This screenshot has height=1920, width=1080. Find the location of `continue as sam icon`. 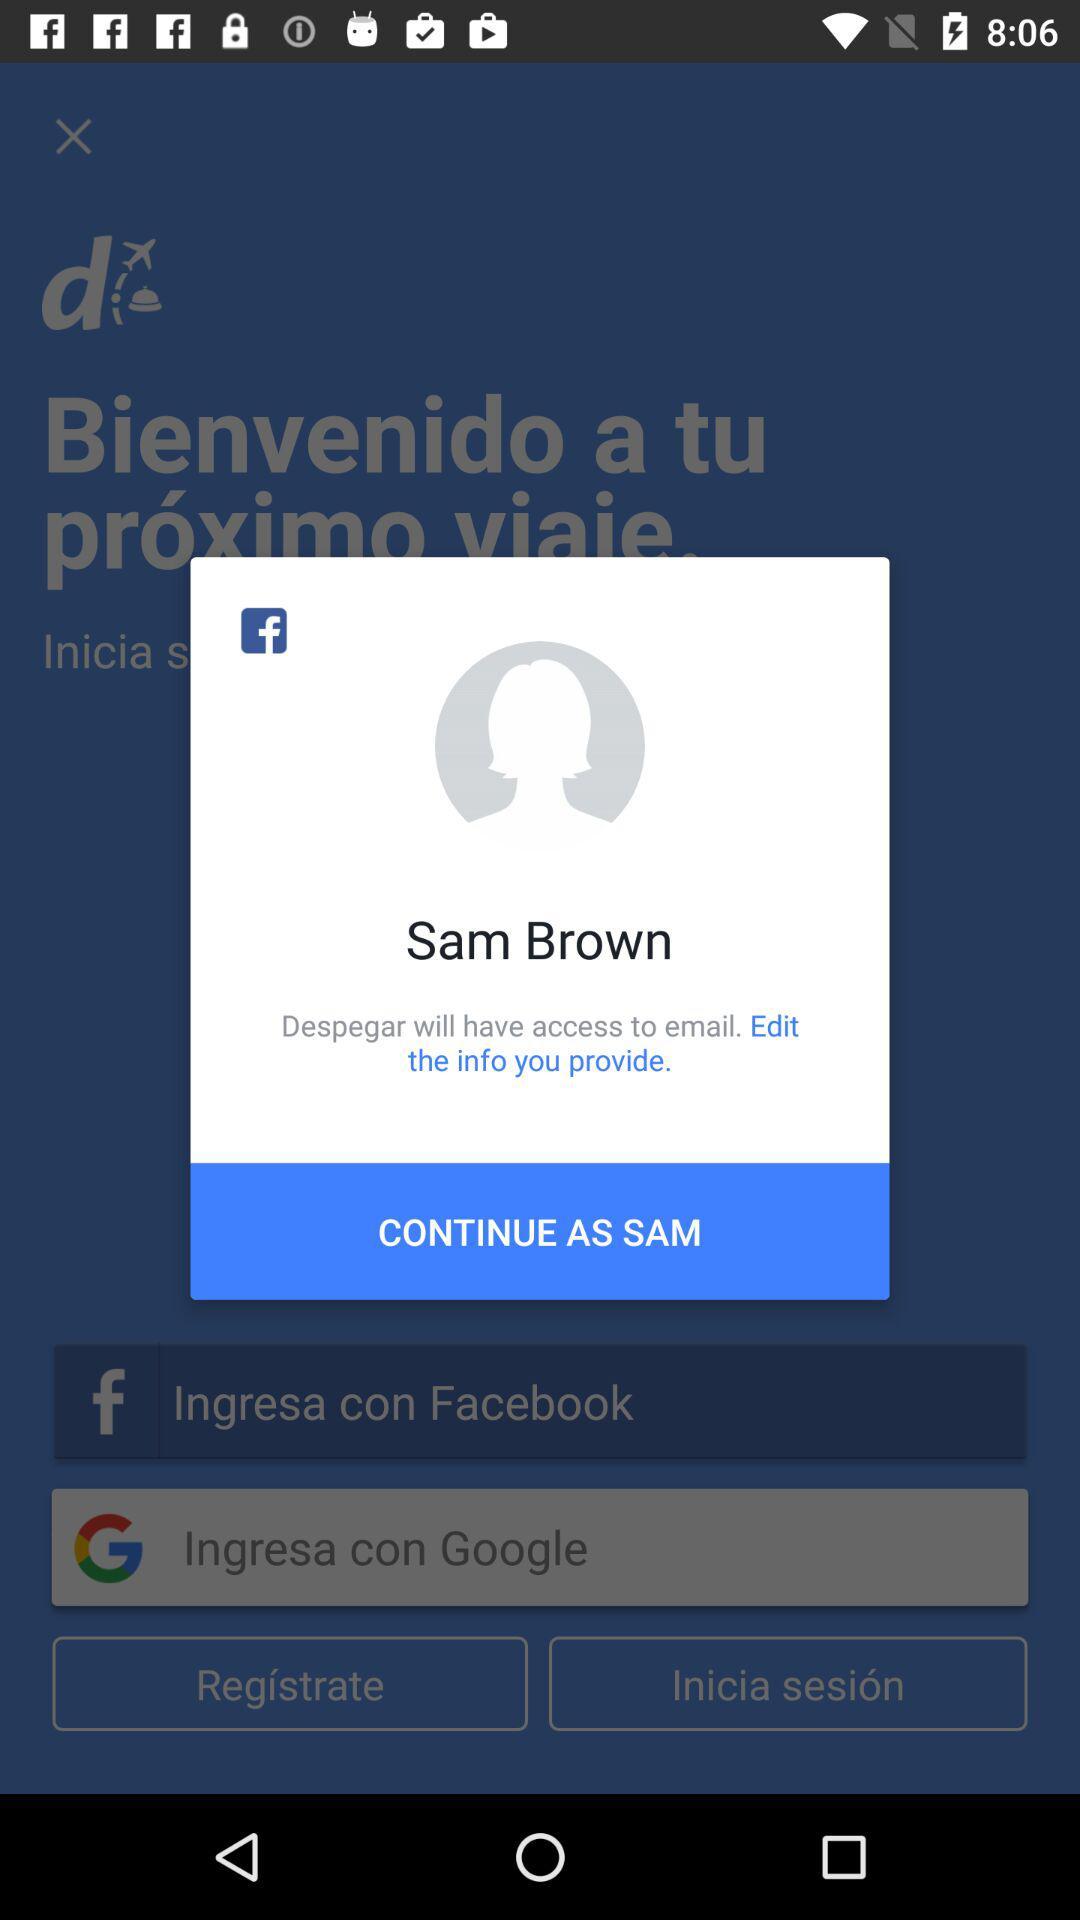

continue as sam icon is located at coordinates (540, 1230).